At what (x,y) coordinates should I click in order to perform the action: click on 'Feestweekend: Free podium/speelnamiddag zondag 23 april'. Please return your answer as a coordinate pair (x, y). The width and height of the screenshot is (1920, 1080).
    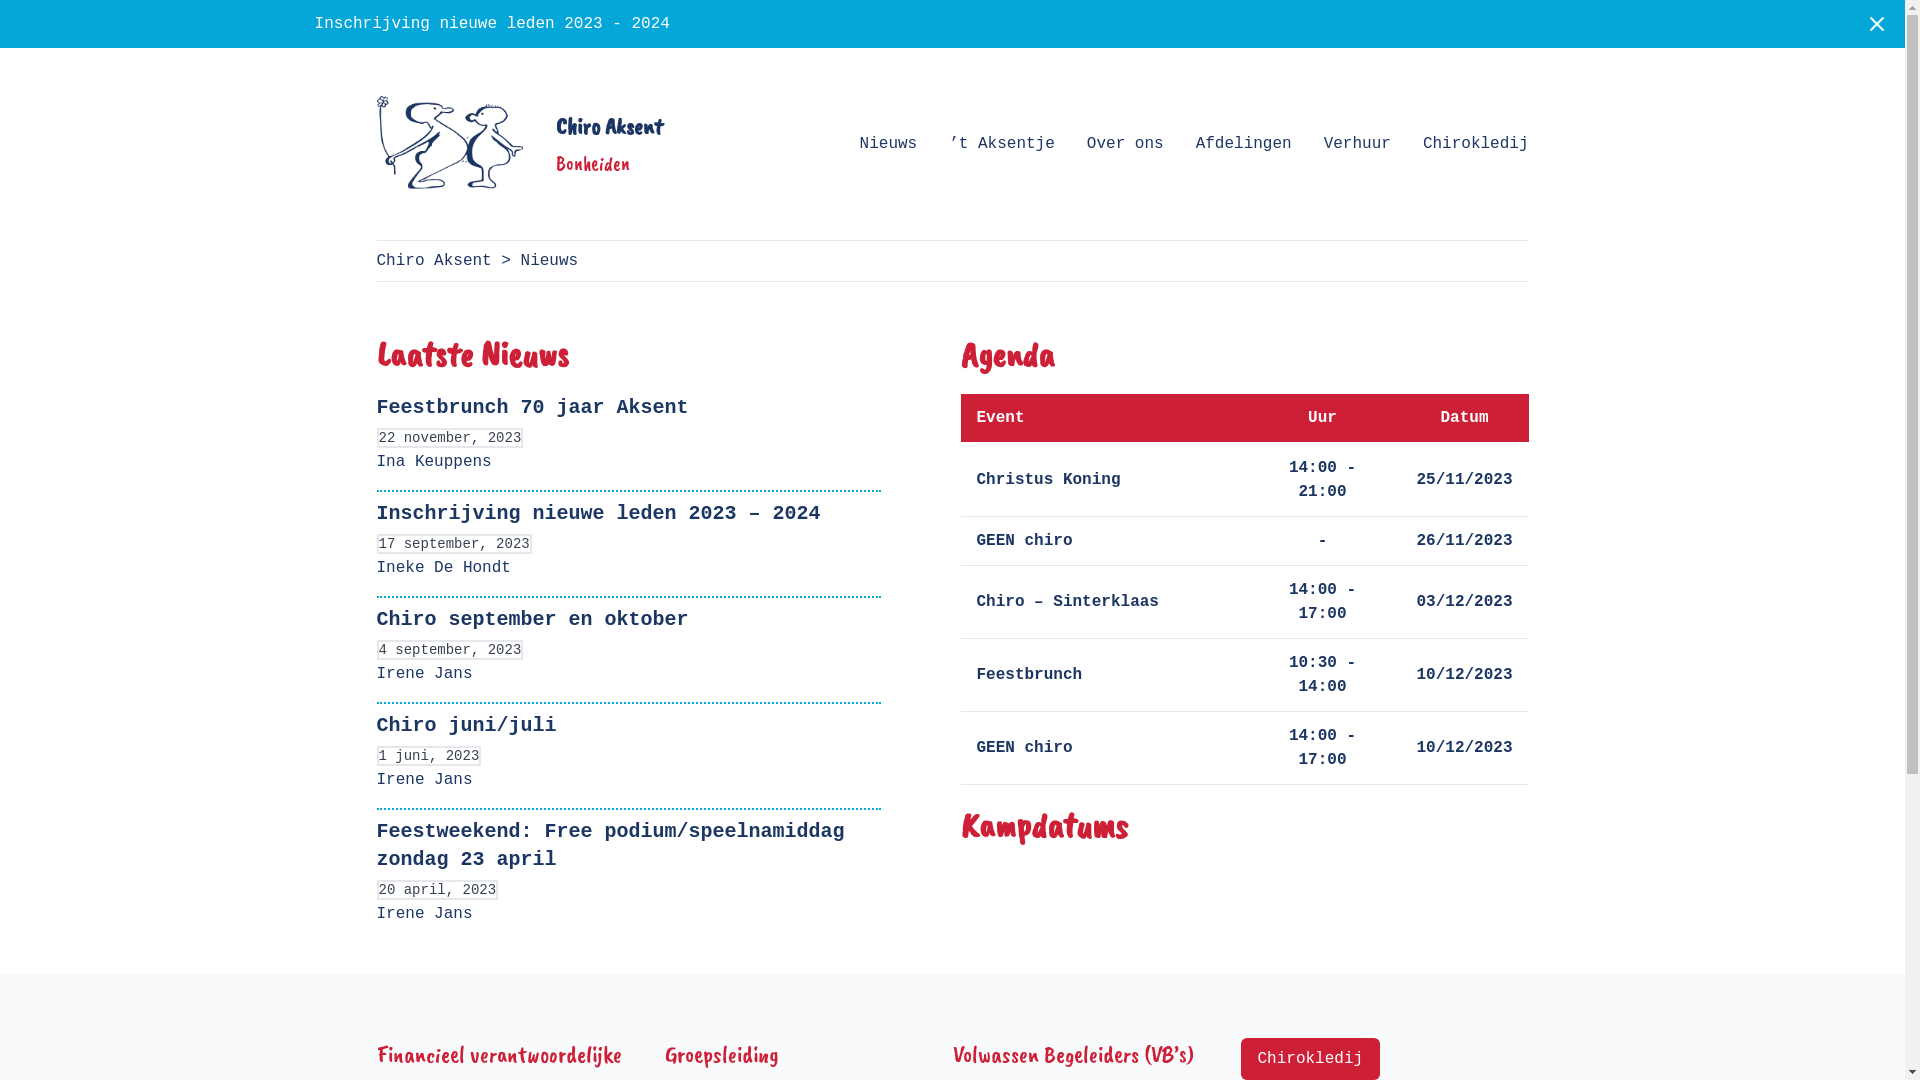
    Looking at the image, I should click on (608, 845).